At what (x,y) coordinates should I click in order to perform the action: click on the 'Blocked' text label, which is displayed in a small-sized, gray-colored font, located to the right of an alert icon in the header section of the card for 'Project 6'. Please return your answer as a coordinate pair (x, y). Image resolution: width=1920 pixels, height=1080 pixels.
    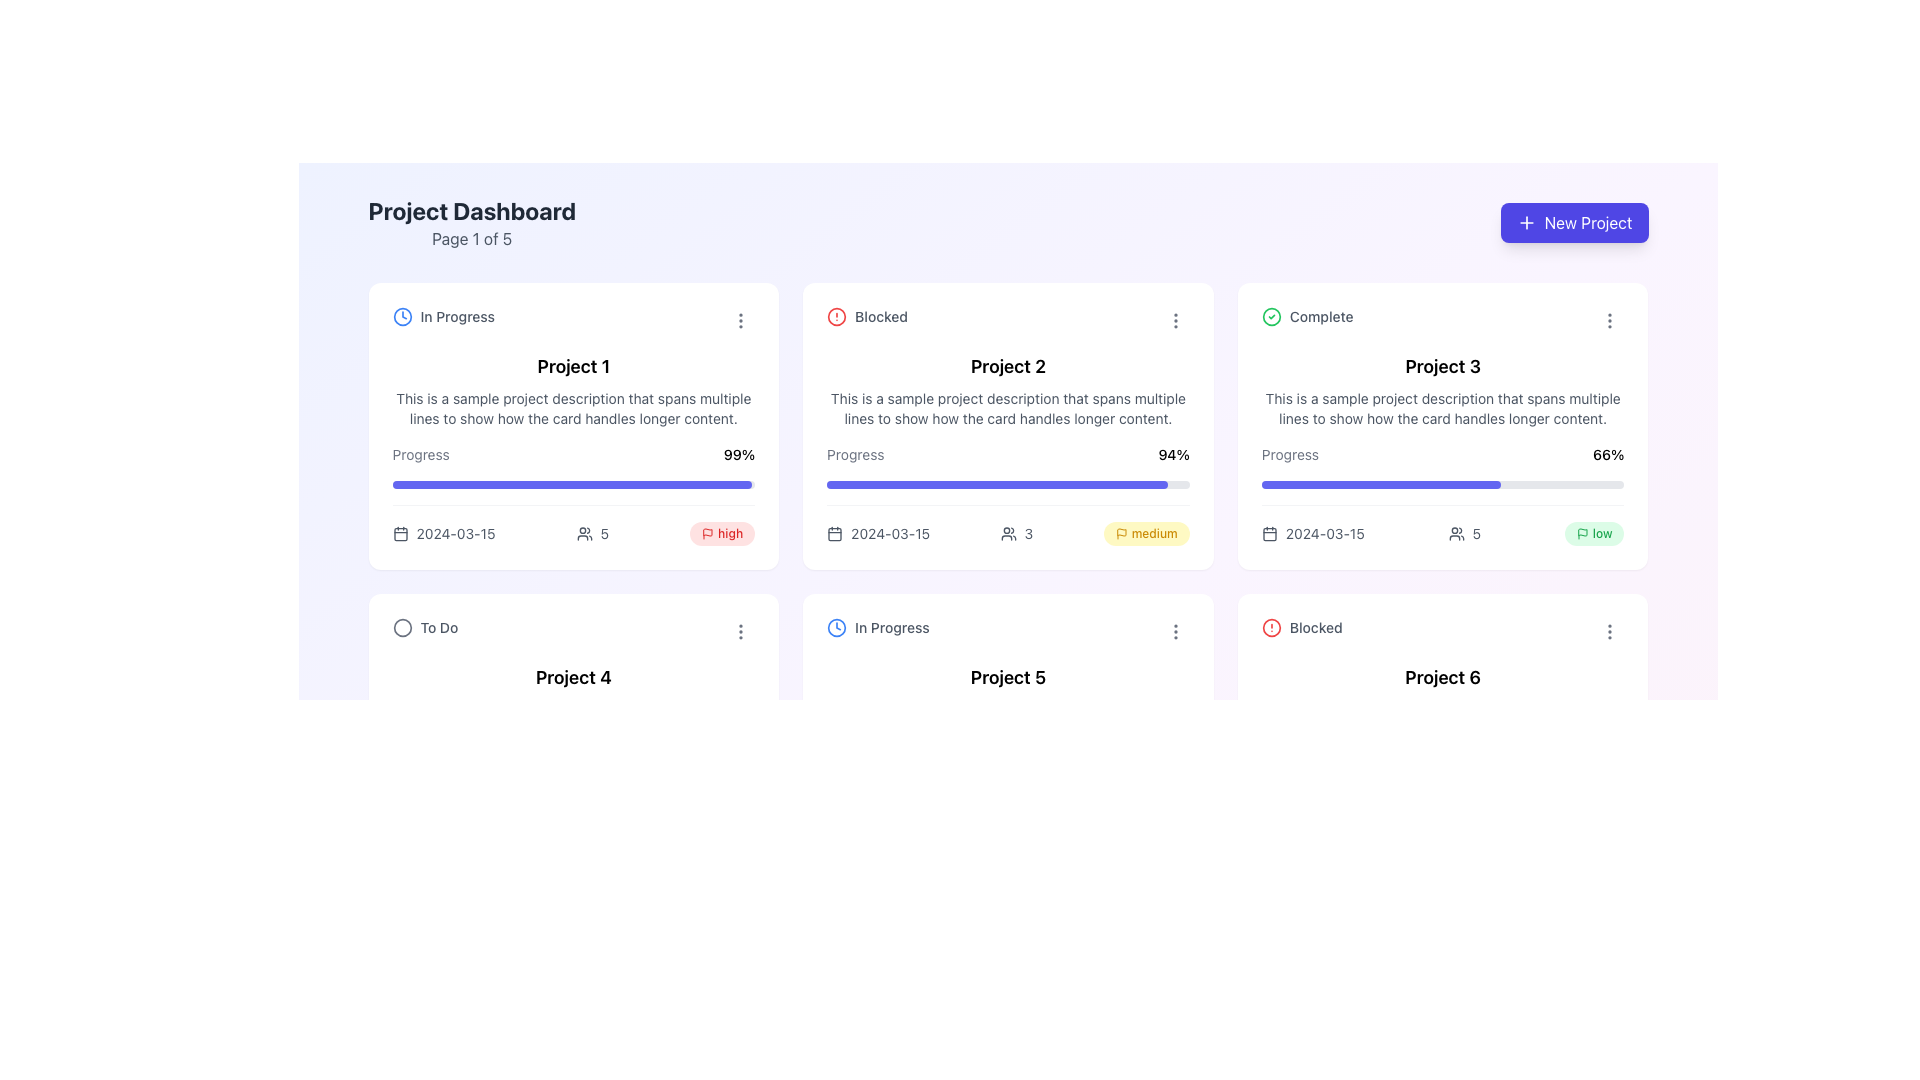
    Looking at the image, I should click on (1316, 627).